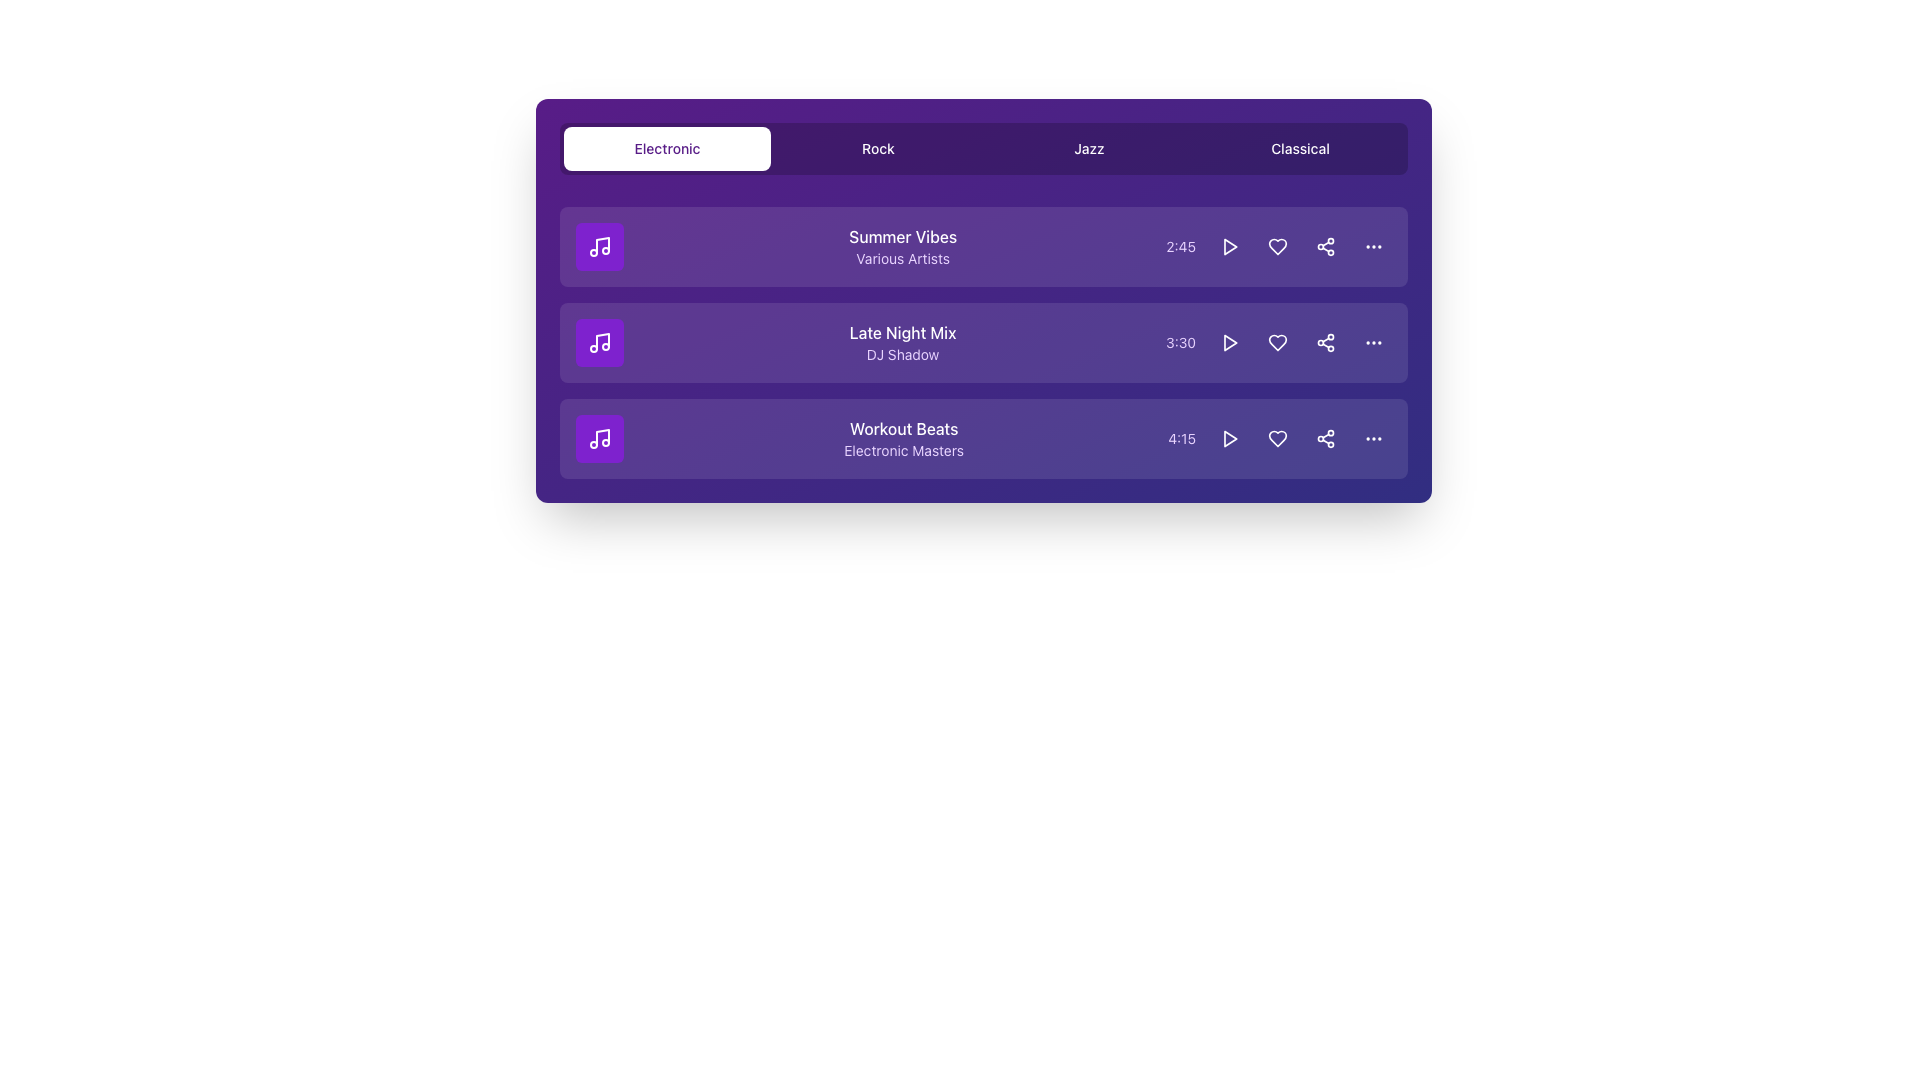  What do you see at coordinates (1372, 342) in the screenshot?
I see `the ellipsis icon button located at the far-right end of the third list item in the playlist` at bounding box center [1372, 342].